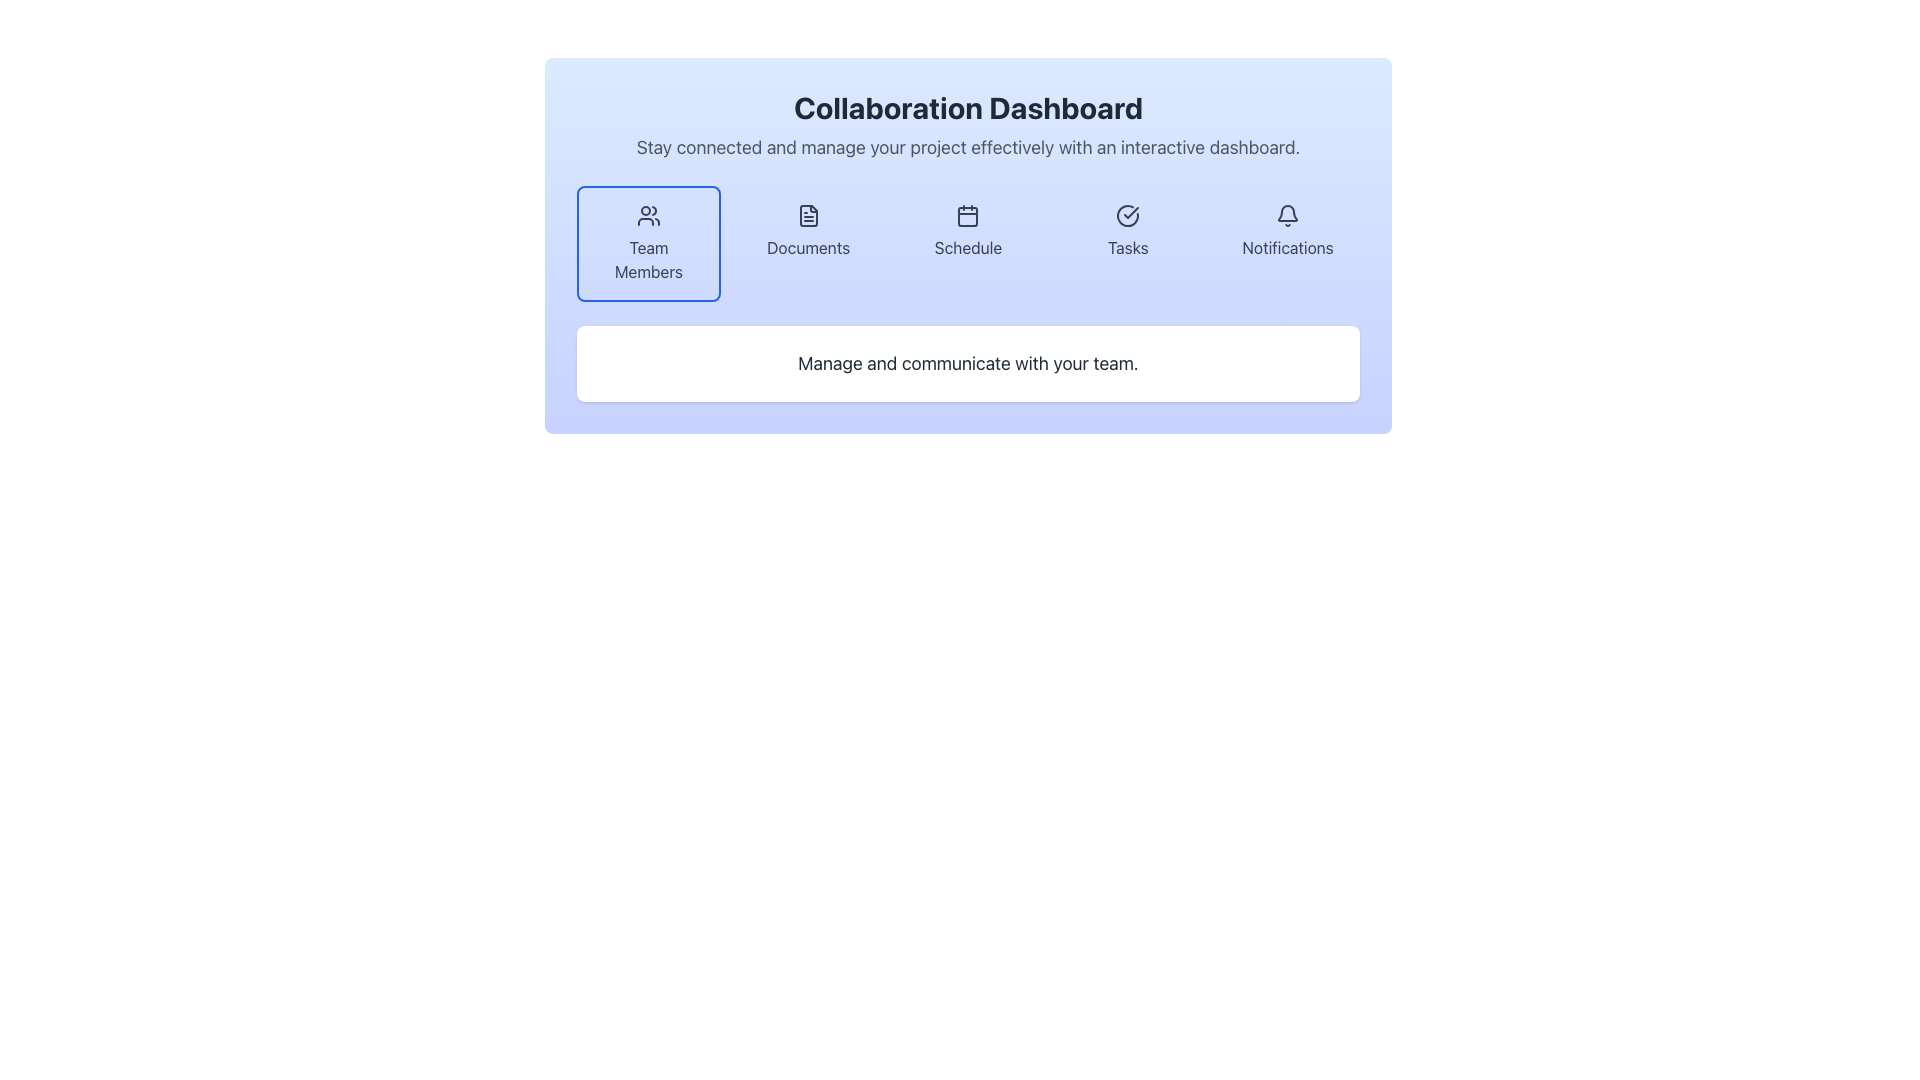 The width and height of the screenshot is (1920, 1080). I want to click on the circular checkmark icon within the 'Tasks' navigation button, so click(1128, 216).